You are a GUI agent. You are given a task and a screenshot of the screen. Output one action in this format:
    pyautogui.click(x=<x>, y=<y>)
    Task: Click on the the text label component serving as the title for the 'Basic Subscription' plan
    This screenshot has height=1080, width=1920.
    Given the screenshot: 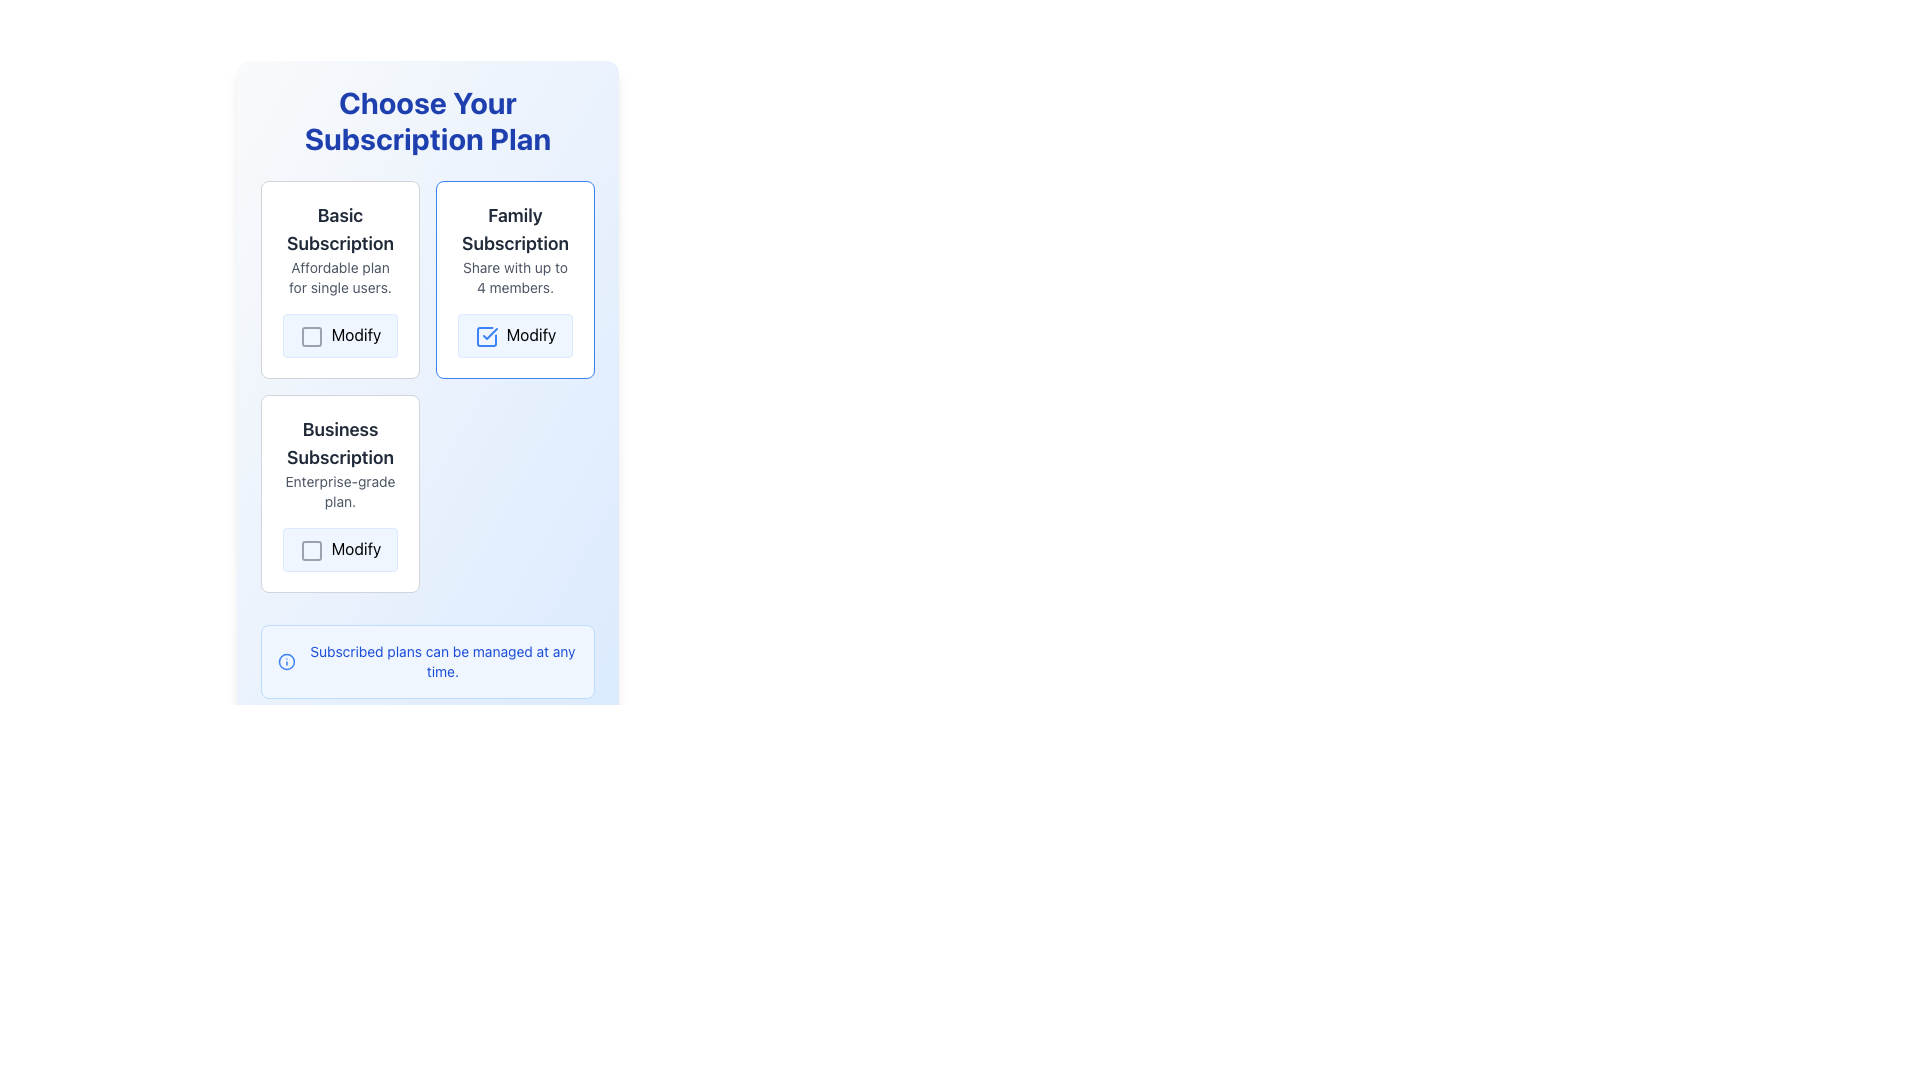 What is the action you would take?
    pyautogui.click(x=340, y=229)
    